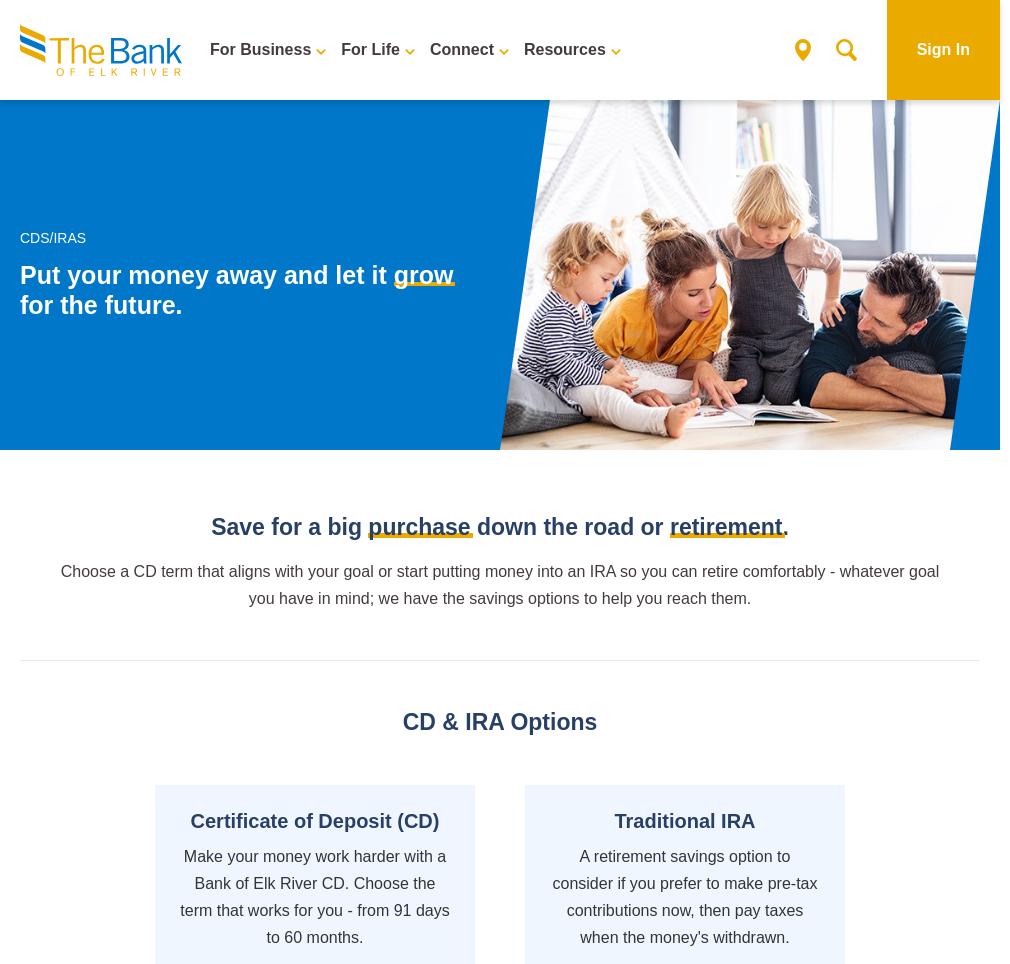  What do you see at coordinates (368, 527) in the screenshot?
I see `'purchase'` at bounding box center [368, 527].